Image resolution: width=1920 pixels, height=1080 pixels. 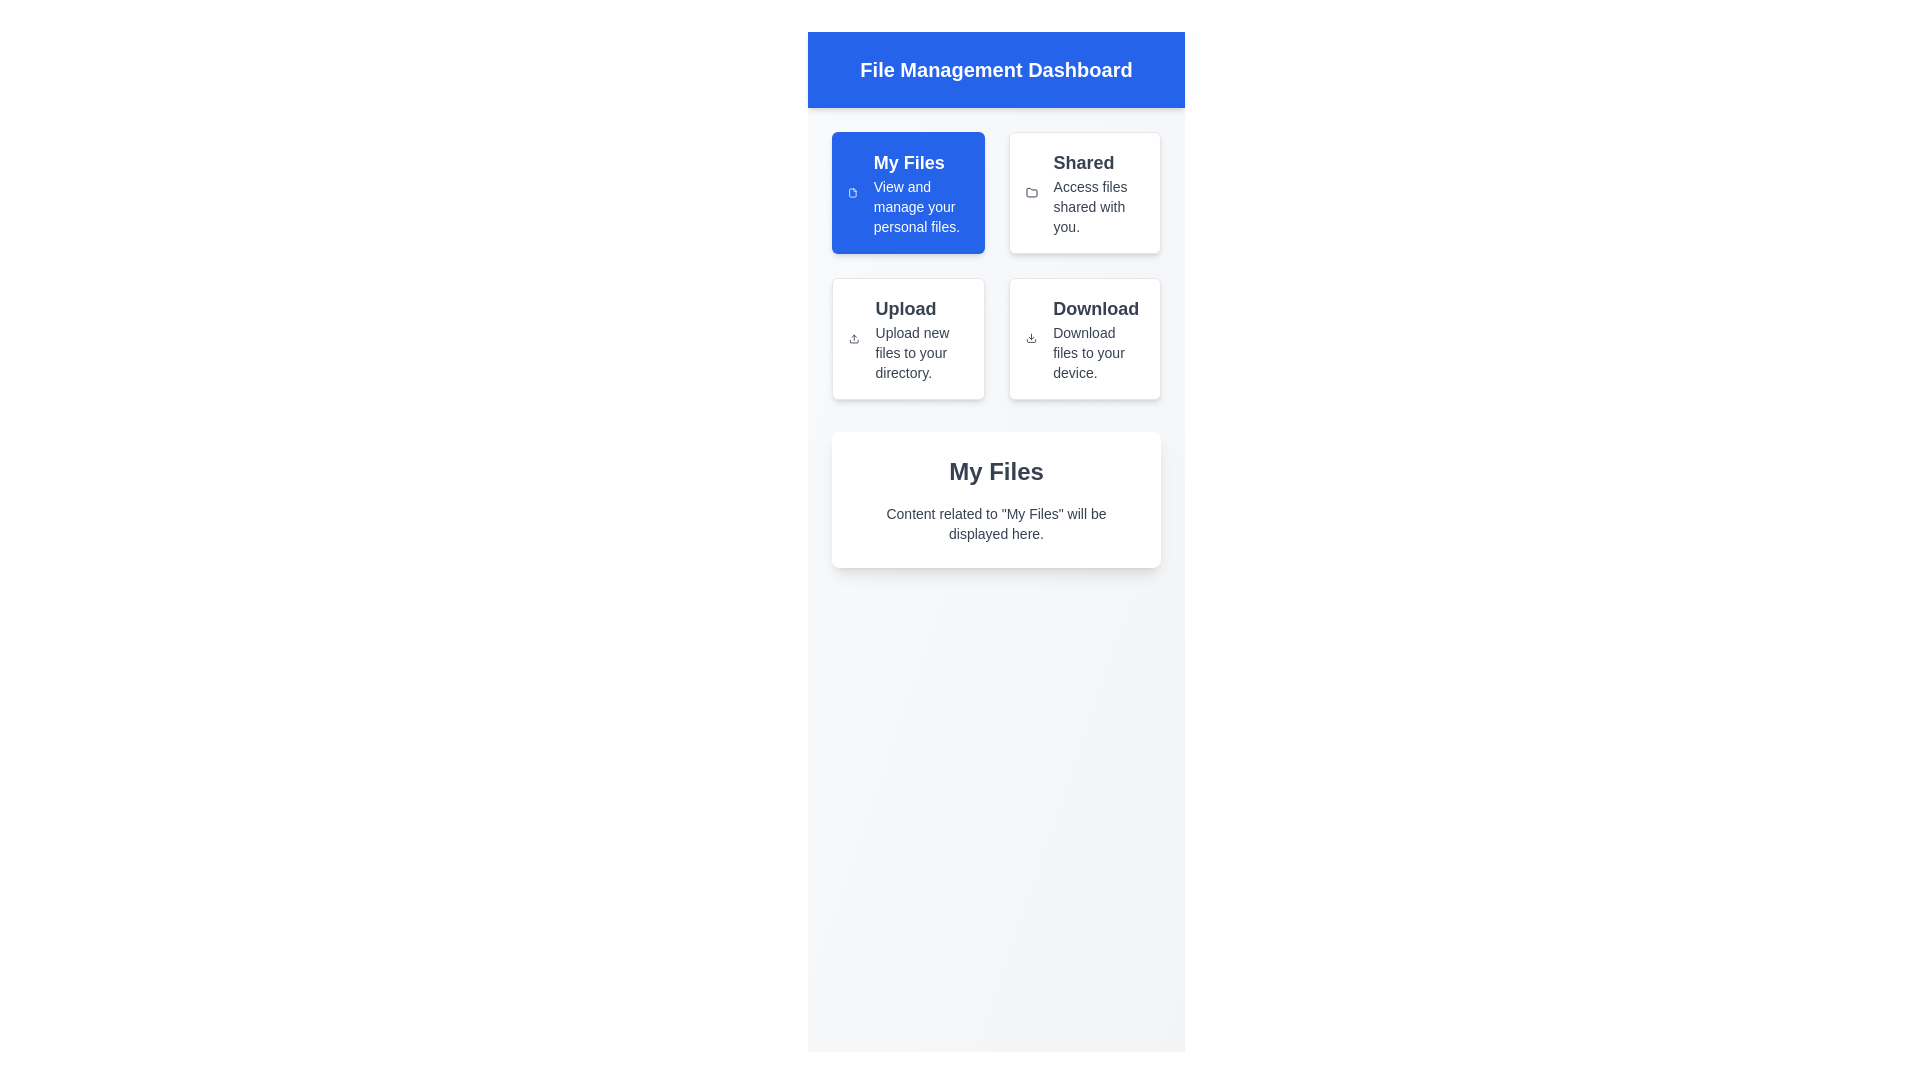 I want to click on the static text banner at the top of the interface, which serves as the title for file management, so click(x=996, y=68).